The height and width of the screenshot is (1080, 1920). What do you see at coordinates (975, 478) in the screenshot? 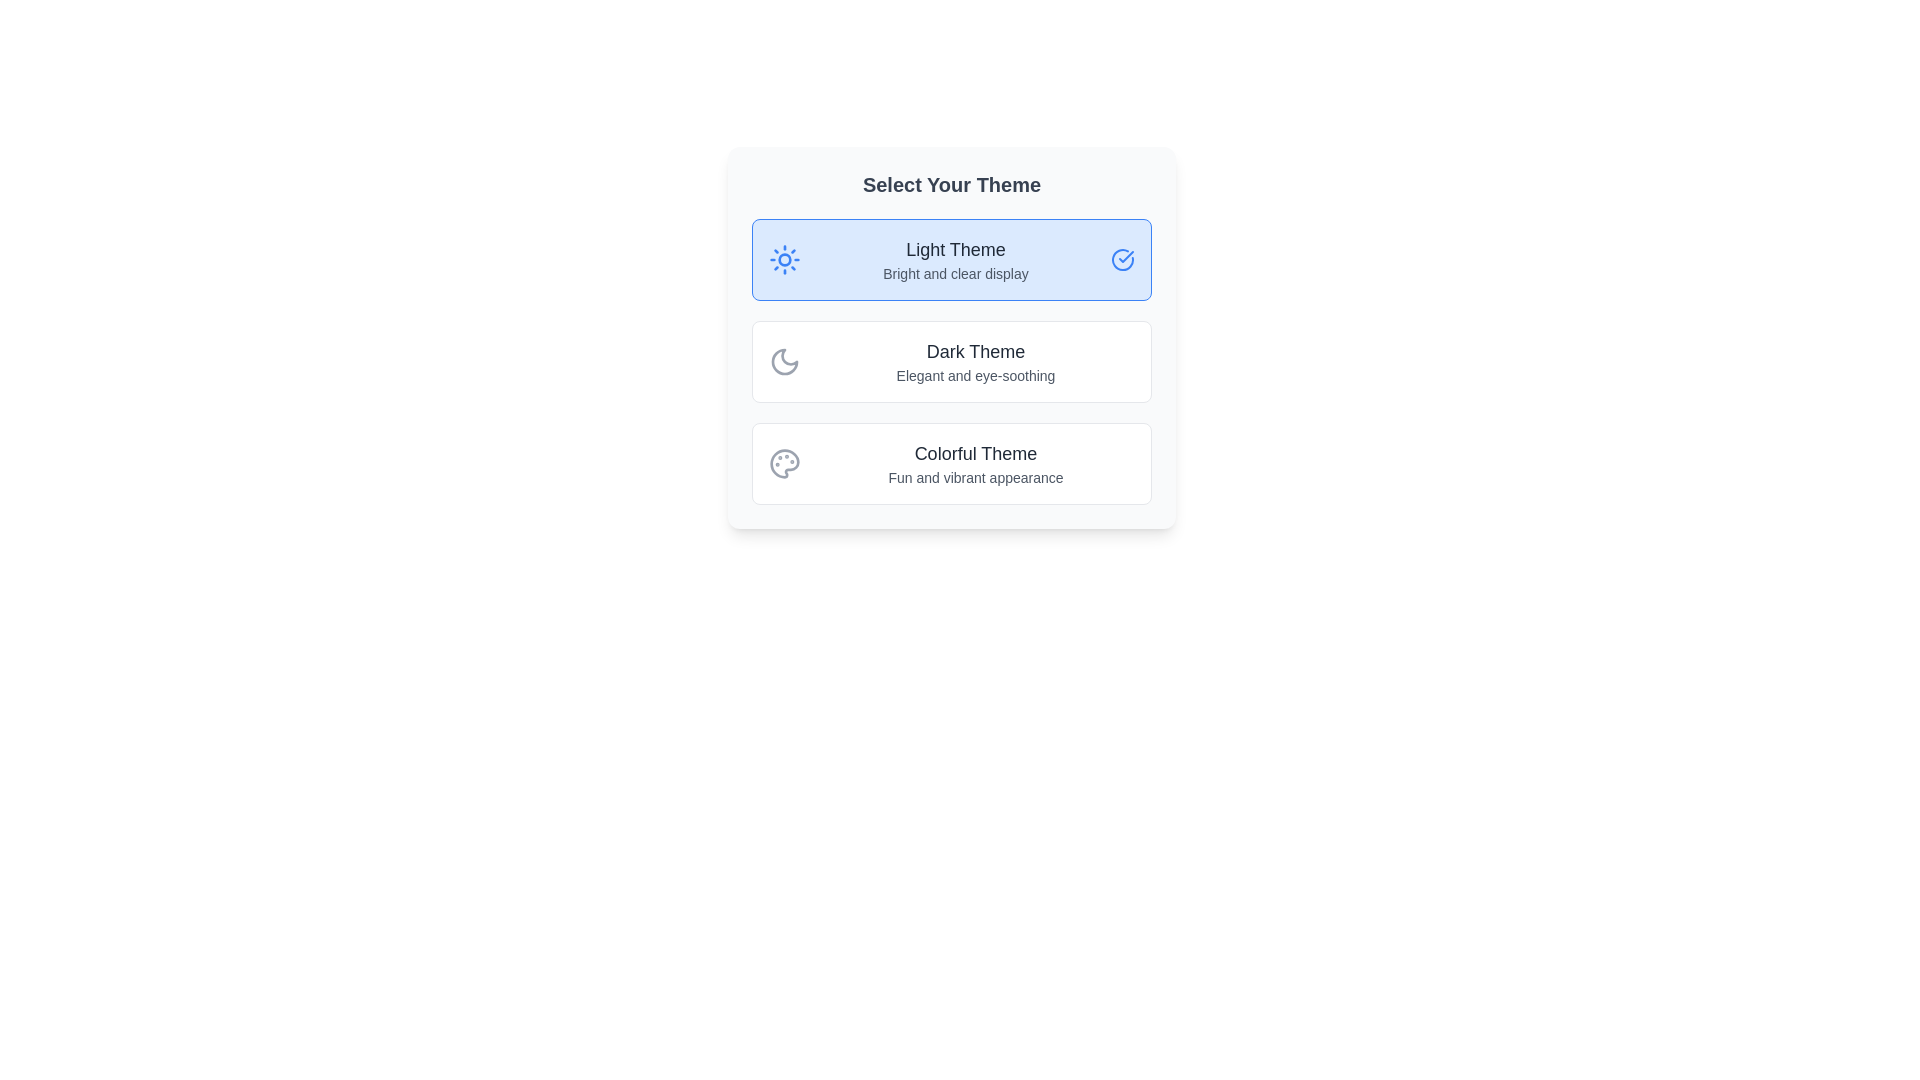
I see `the text label displaying 'Fun and vibrant appearance', which is located below the title 'Colorful Theme' in the bottom section of the card for 'Colorful Theme'` at bounding box center [975, 478].